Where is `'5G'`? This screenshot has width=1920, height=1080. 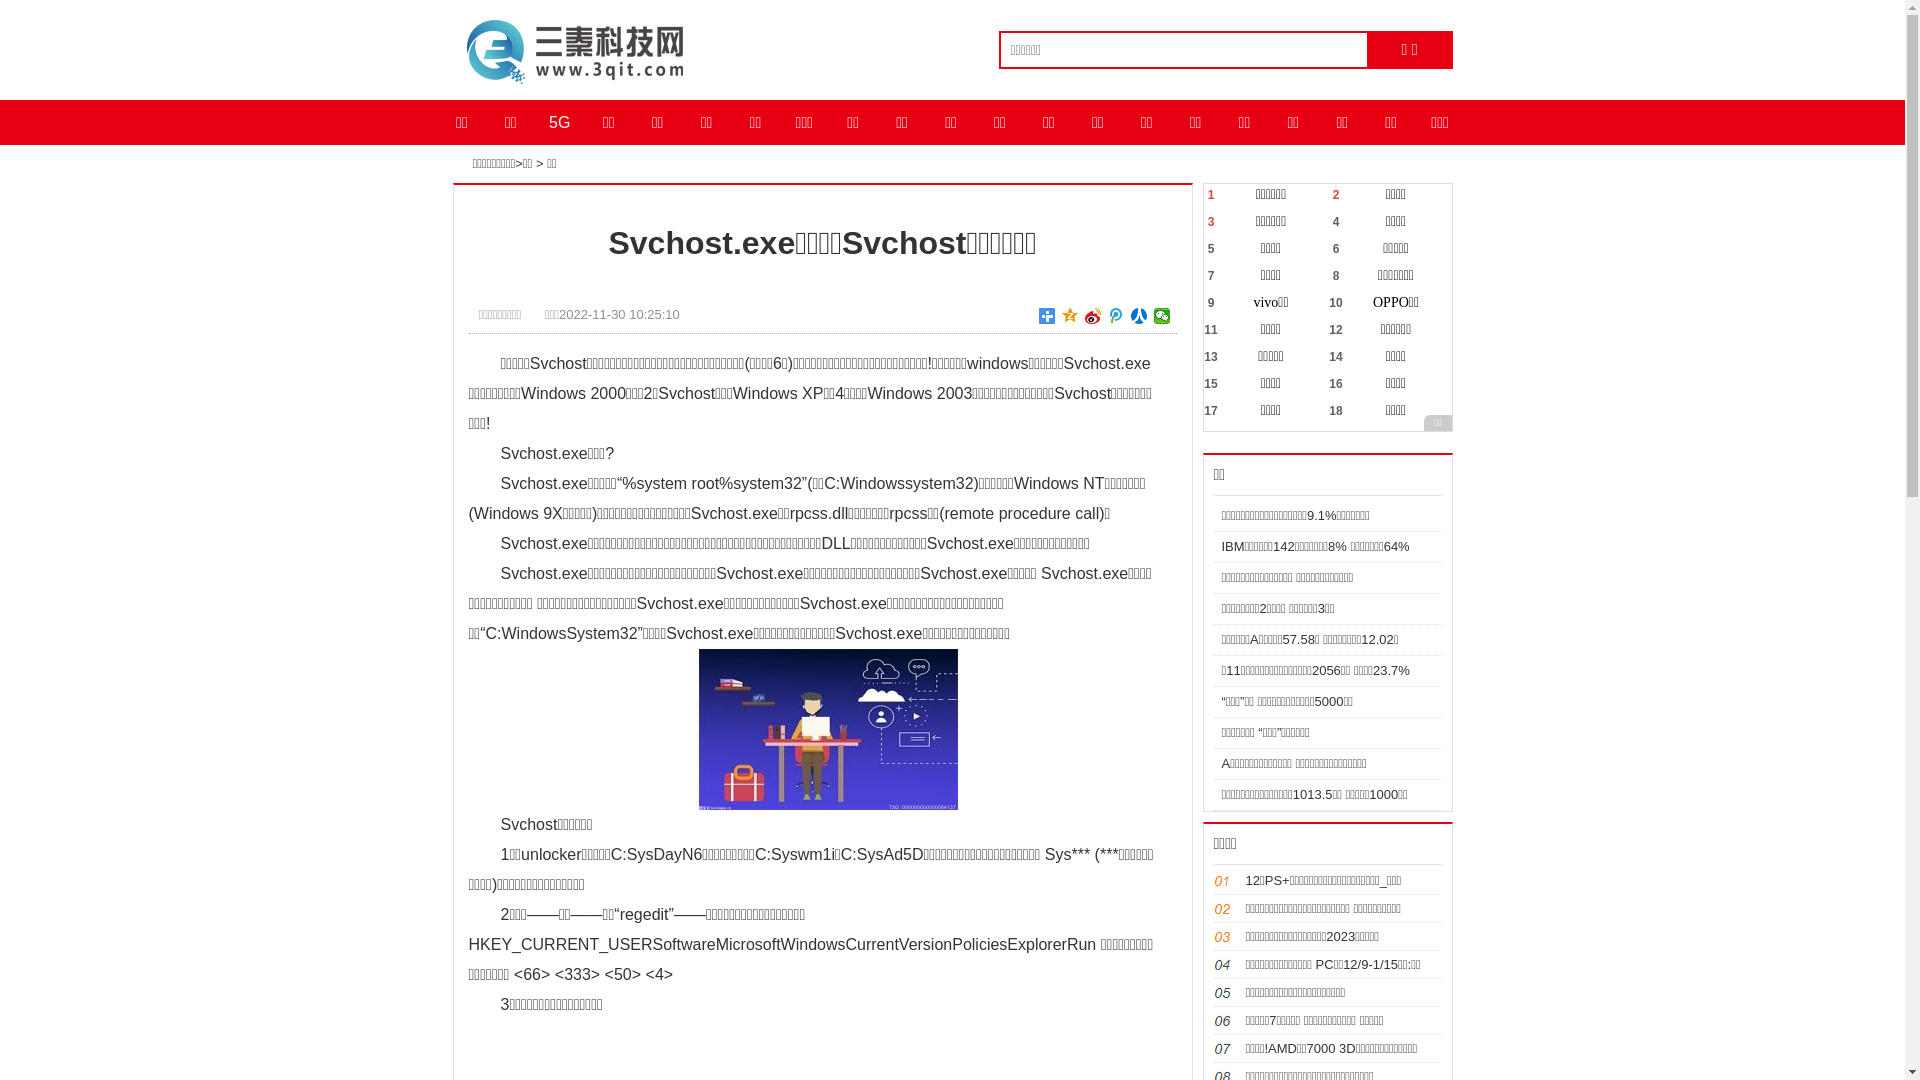 '5G' is located at coordinates (534, 122).